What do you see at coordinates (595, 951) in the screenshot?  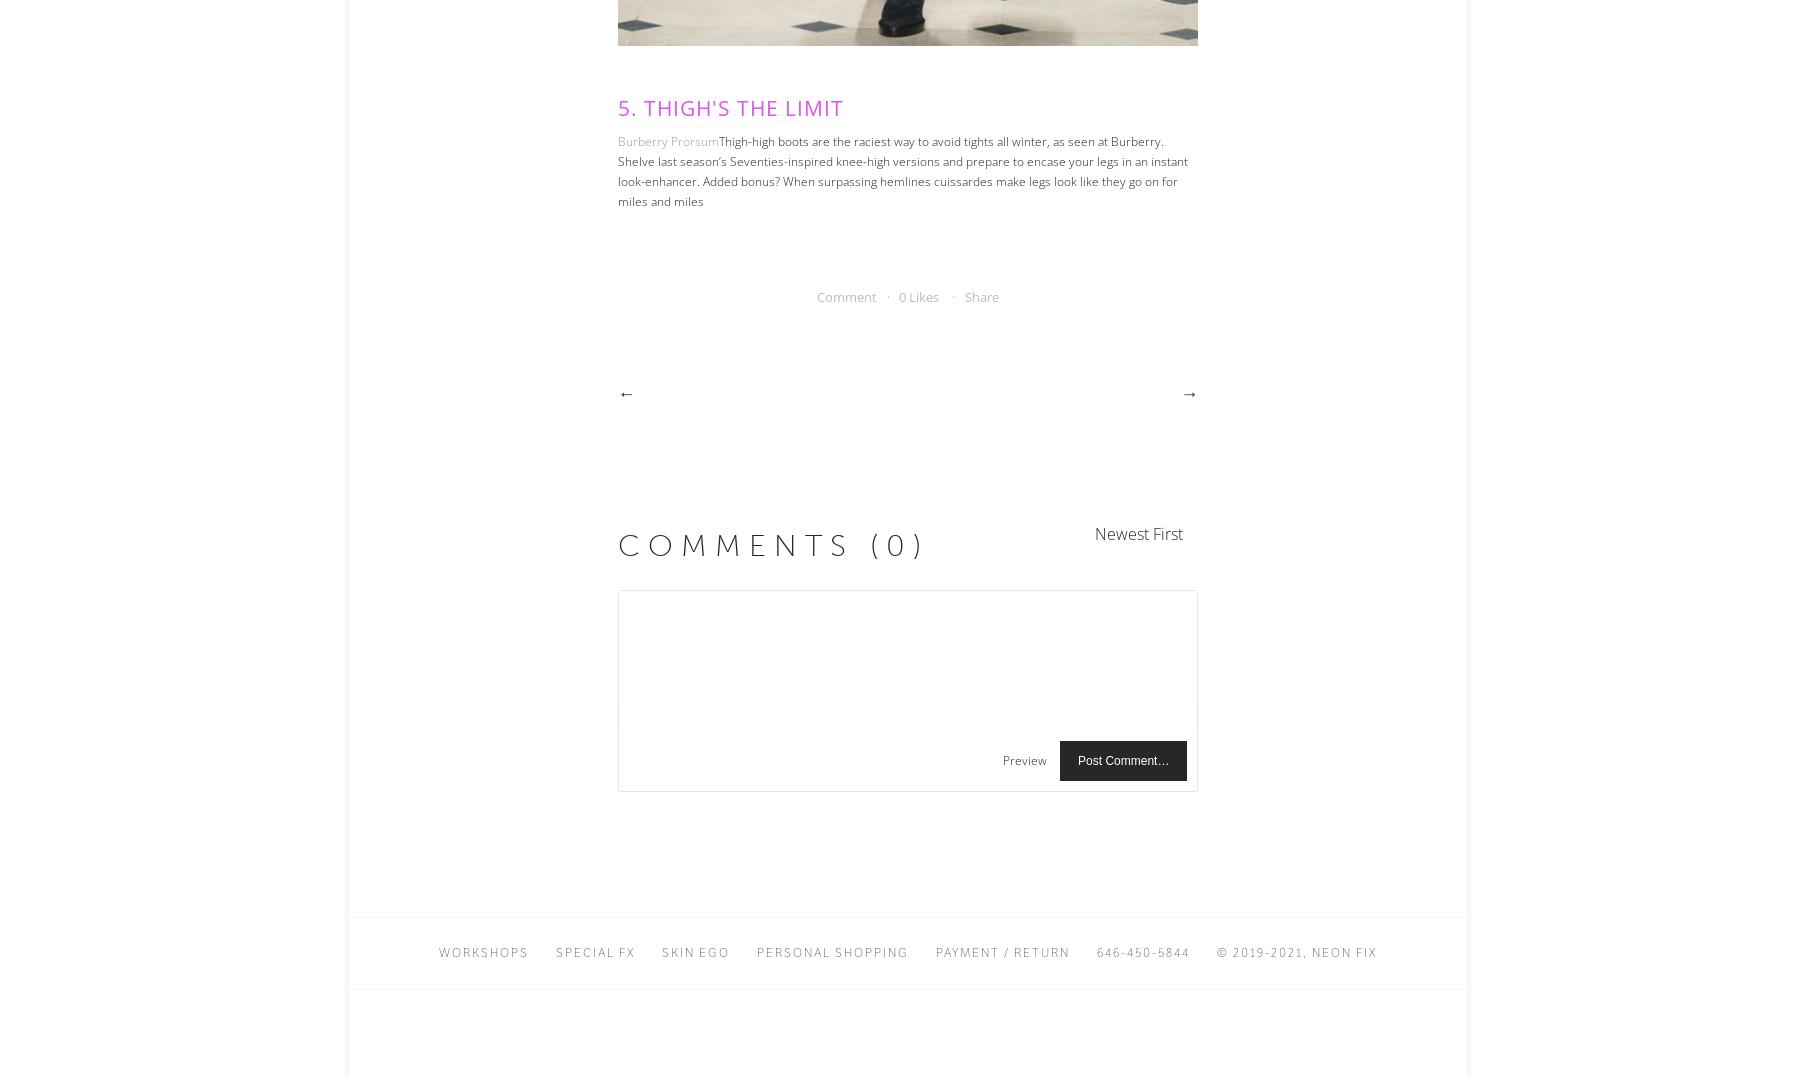 I see `'Special FX'` at bounding box center [595, 951].